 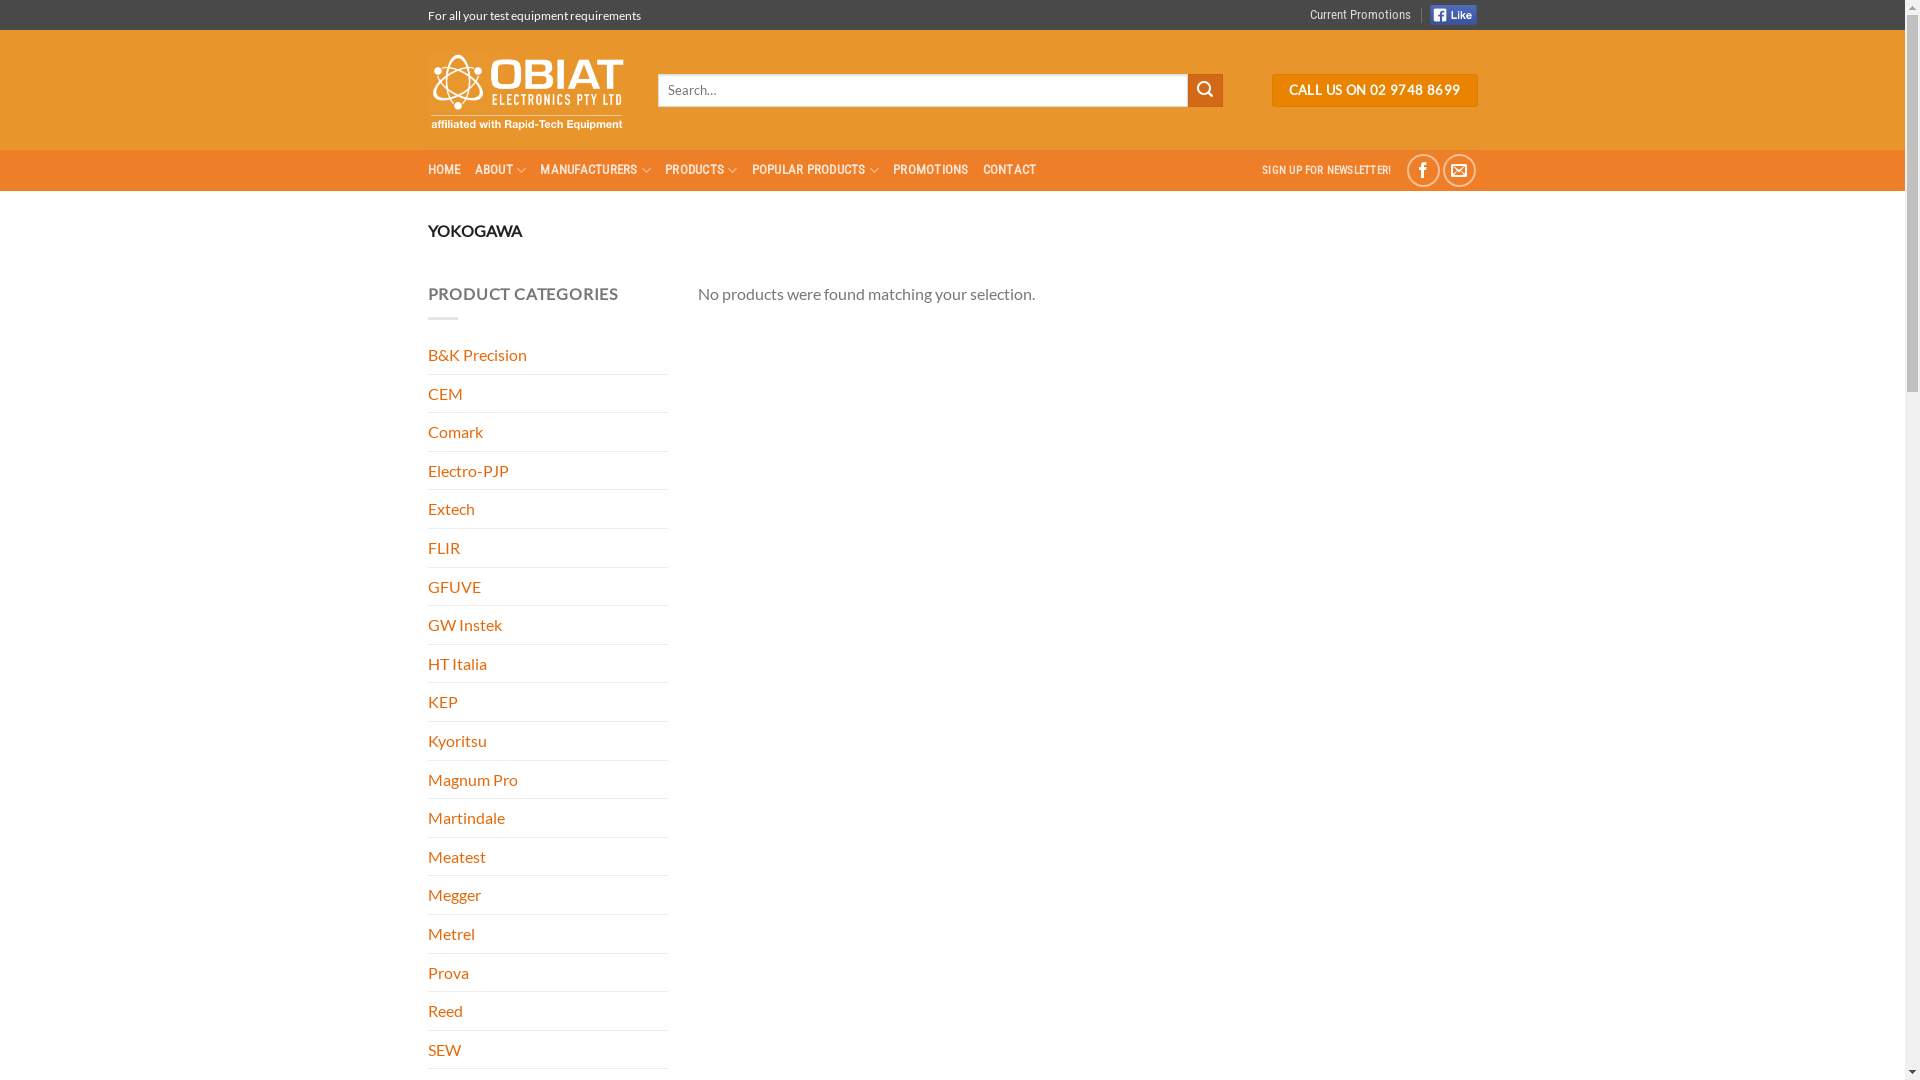 I want to click on 'Magnum Pro', so click(x=547, y=778).